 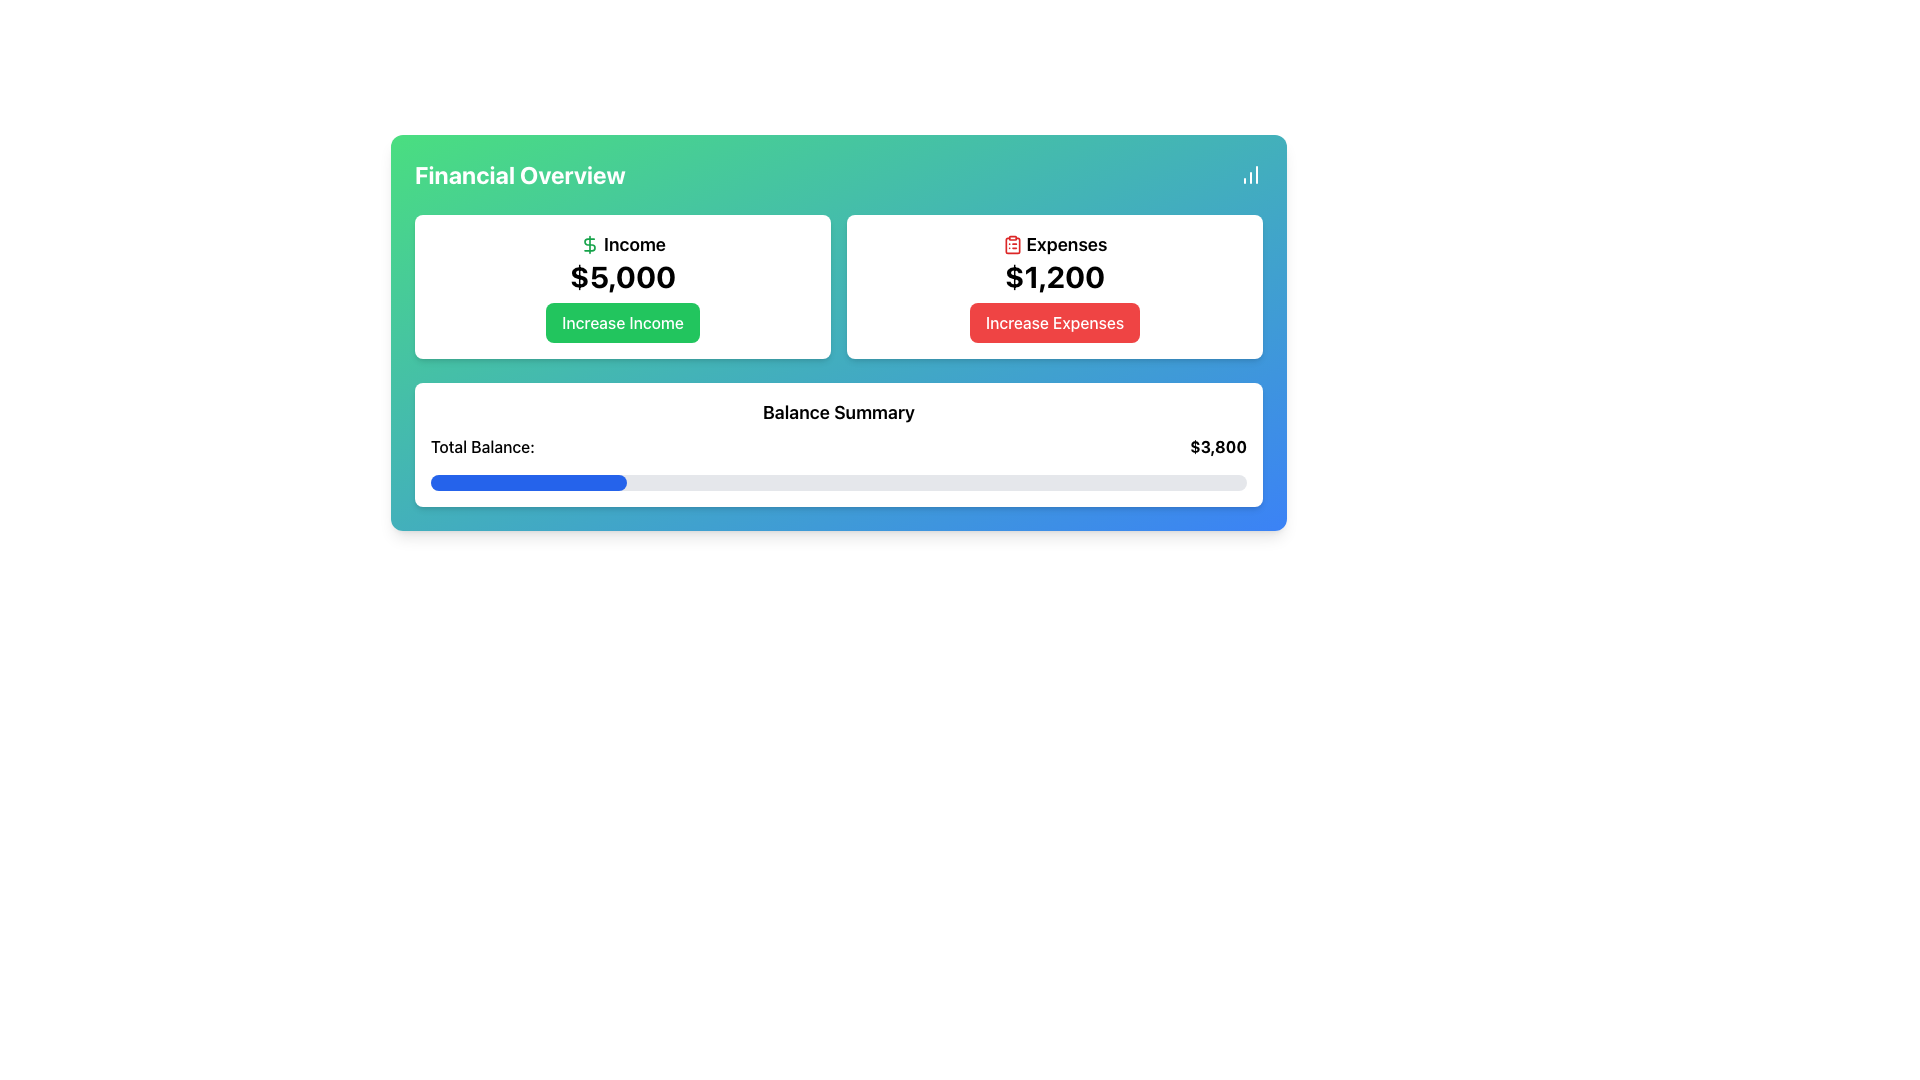 I want to click on the button located in the 'Income' section of the financial overview card, positioned directly below the income value ('$5,000') and the 'Income' label, to observe a hover effect, so click(x=622, y=322).